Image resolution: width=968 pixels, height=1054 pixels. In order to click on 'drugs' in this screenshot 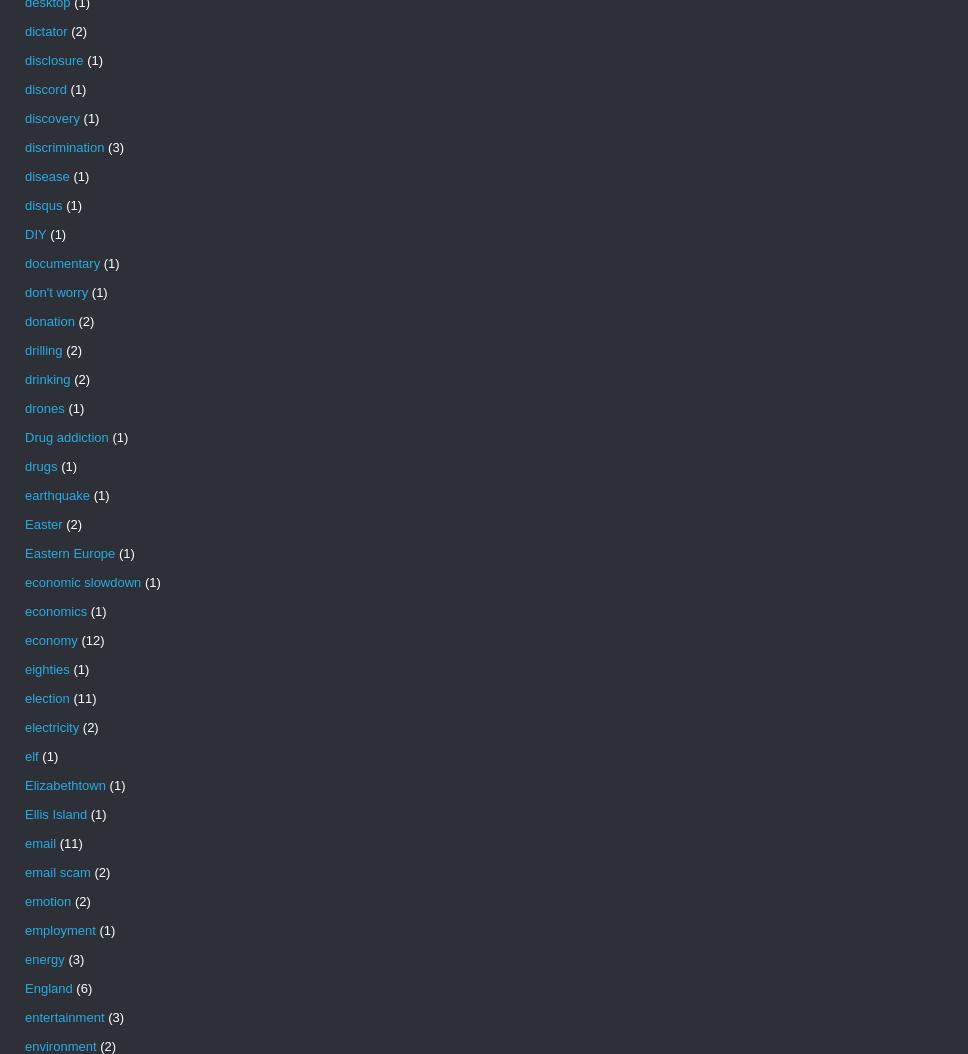, I will do `click(40, 466)`.